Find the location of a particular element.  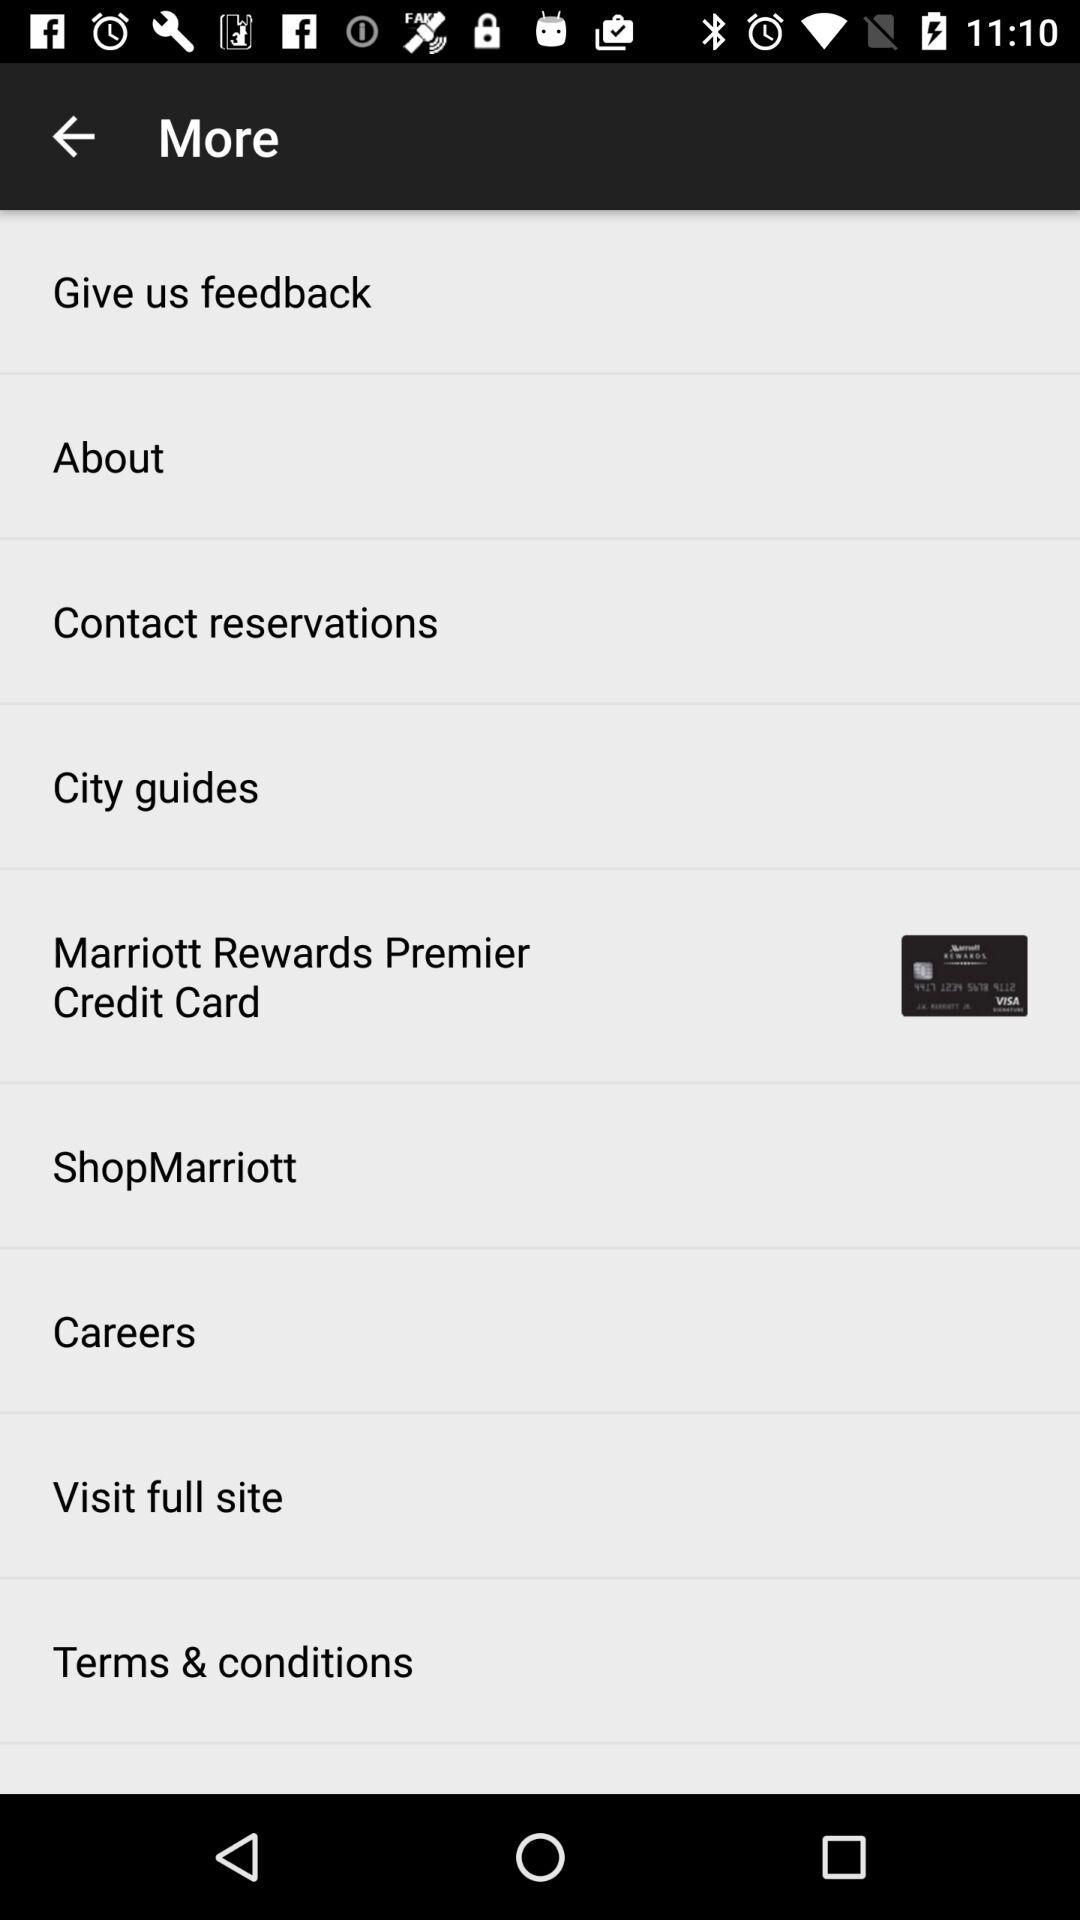

the item below city guides icon is located at coordinates (303, 975).